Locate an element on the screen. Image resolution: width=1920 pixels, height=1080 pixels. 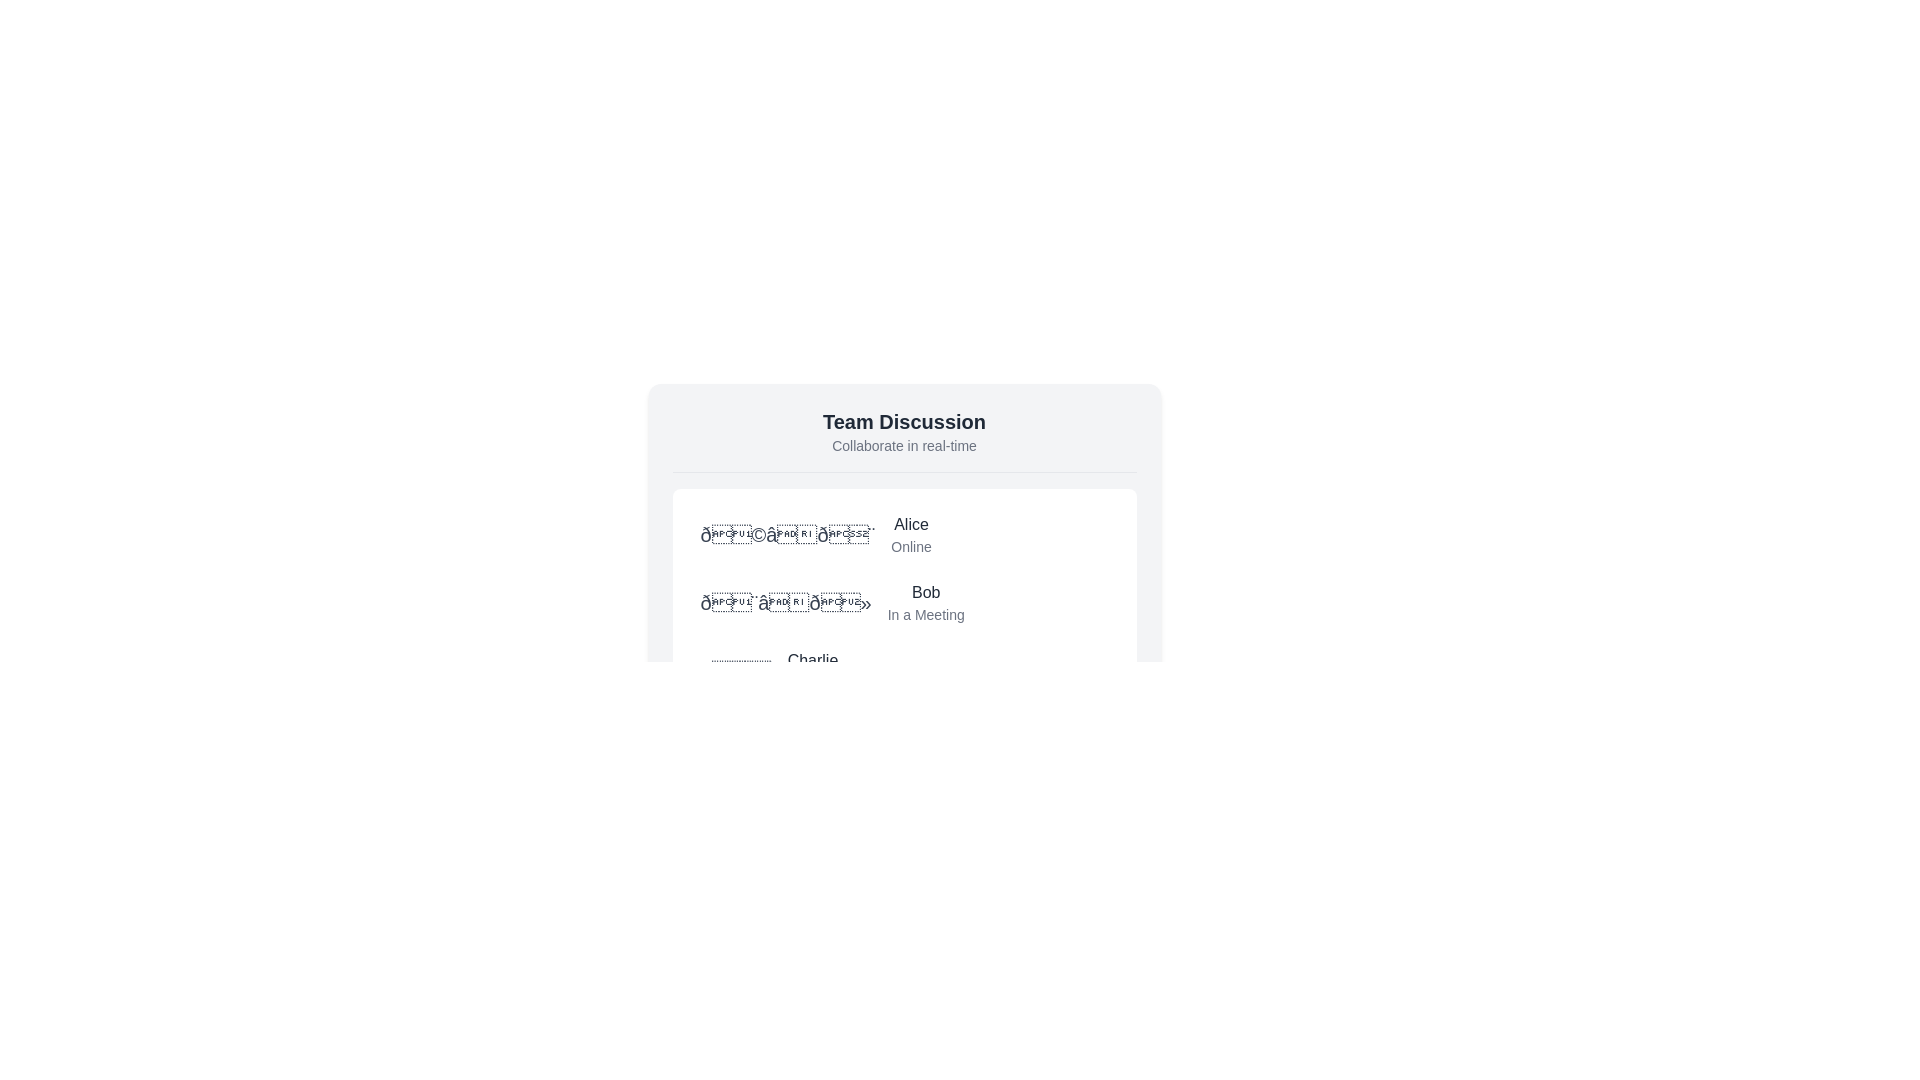
the A list item displaying 'Bob' with the status indicator indicating he is 'In a Meeting', located in the 'Team Discussion' box is located at coordinates (903, 601).